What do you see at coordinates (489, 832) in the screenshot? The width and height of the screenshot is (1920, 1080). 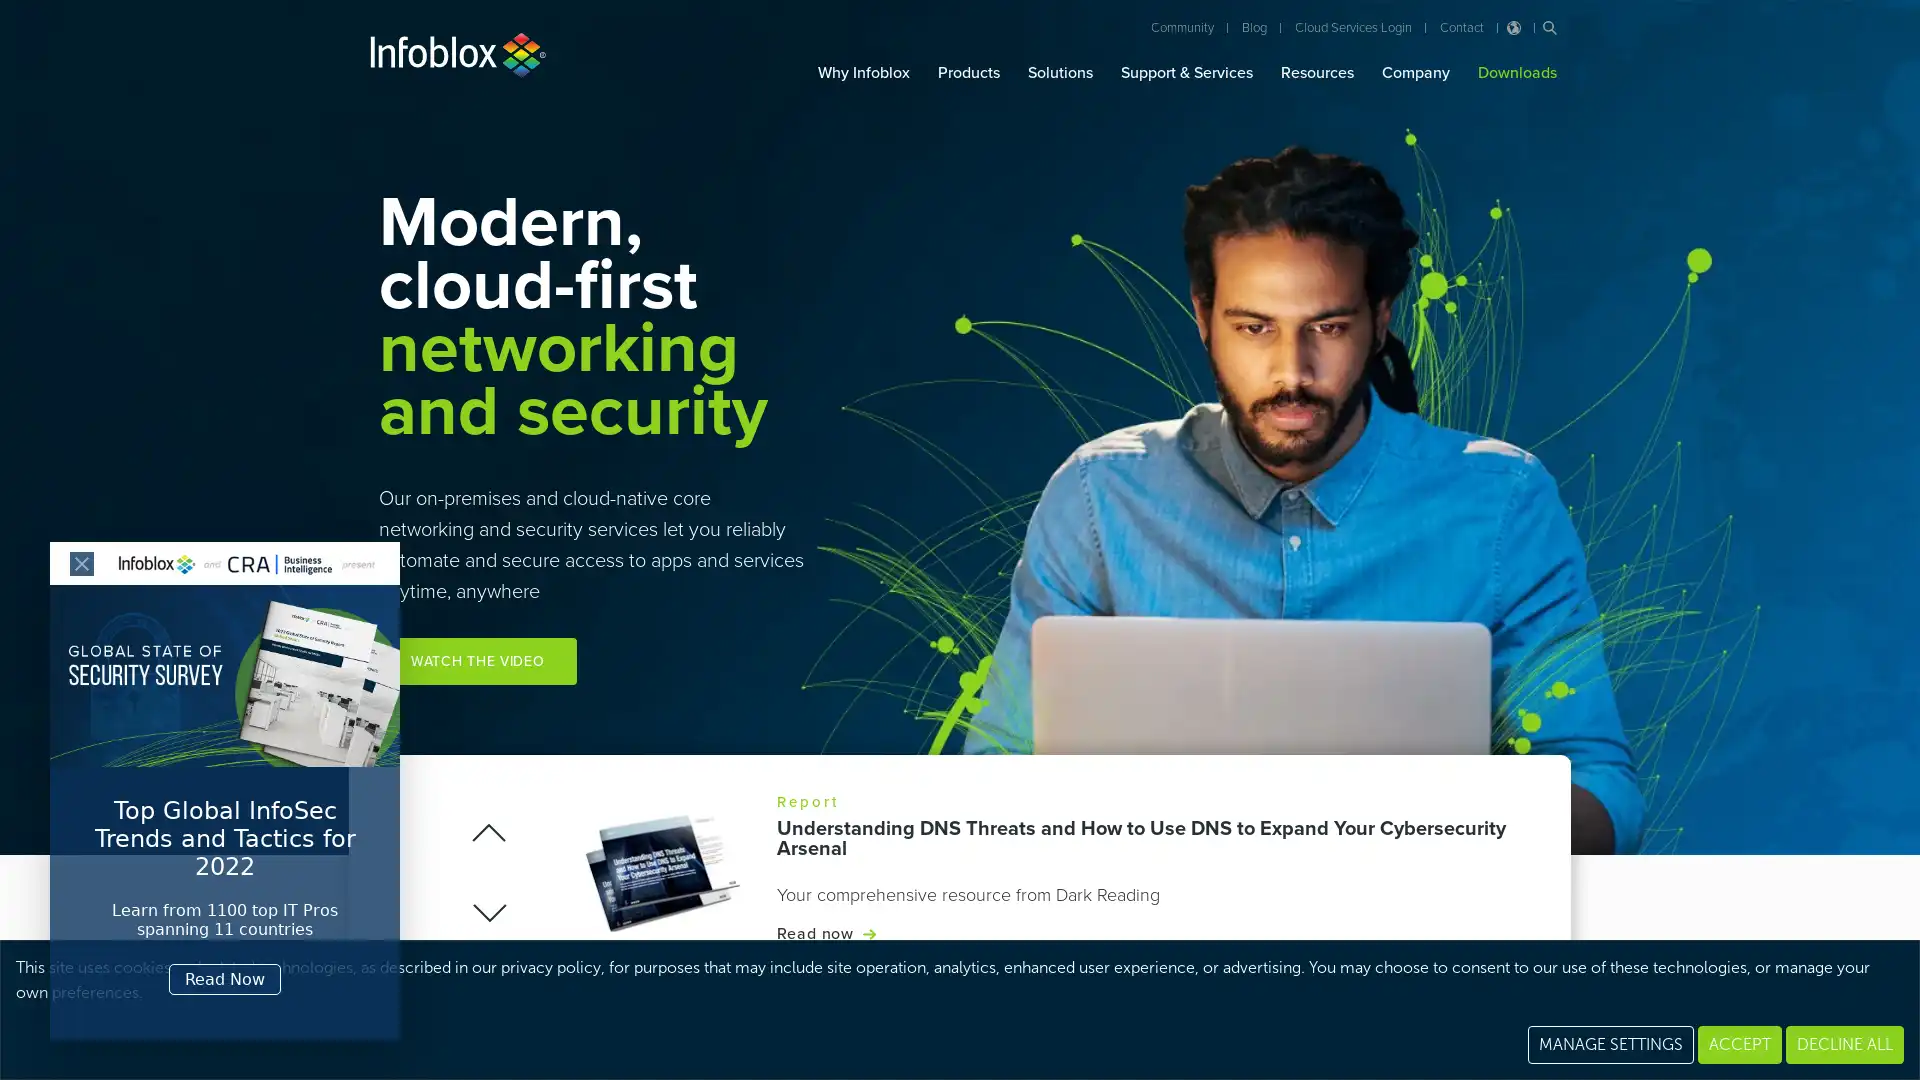 I see `Previous` at bounding box center [489, 832].